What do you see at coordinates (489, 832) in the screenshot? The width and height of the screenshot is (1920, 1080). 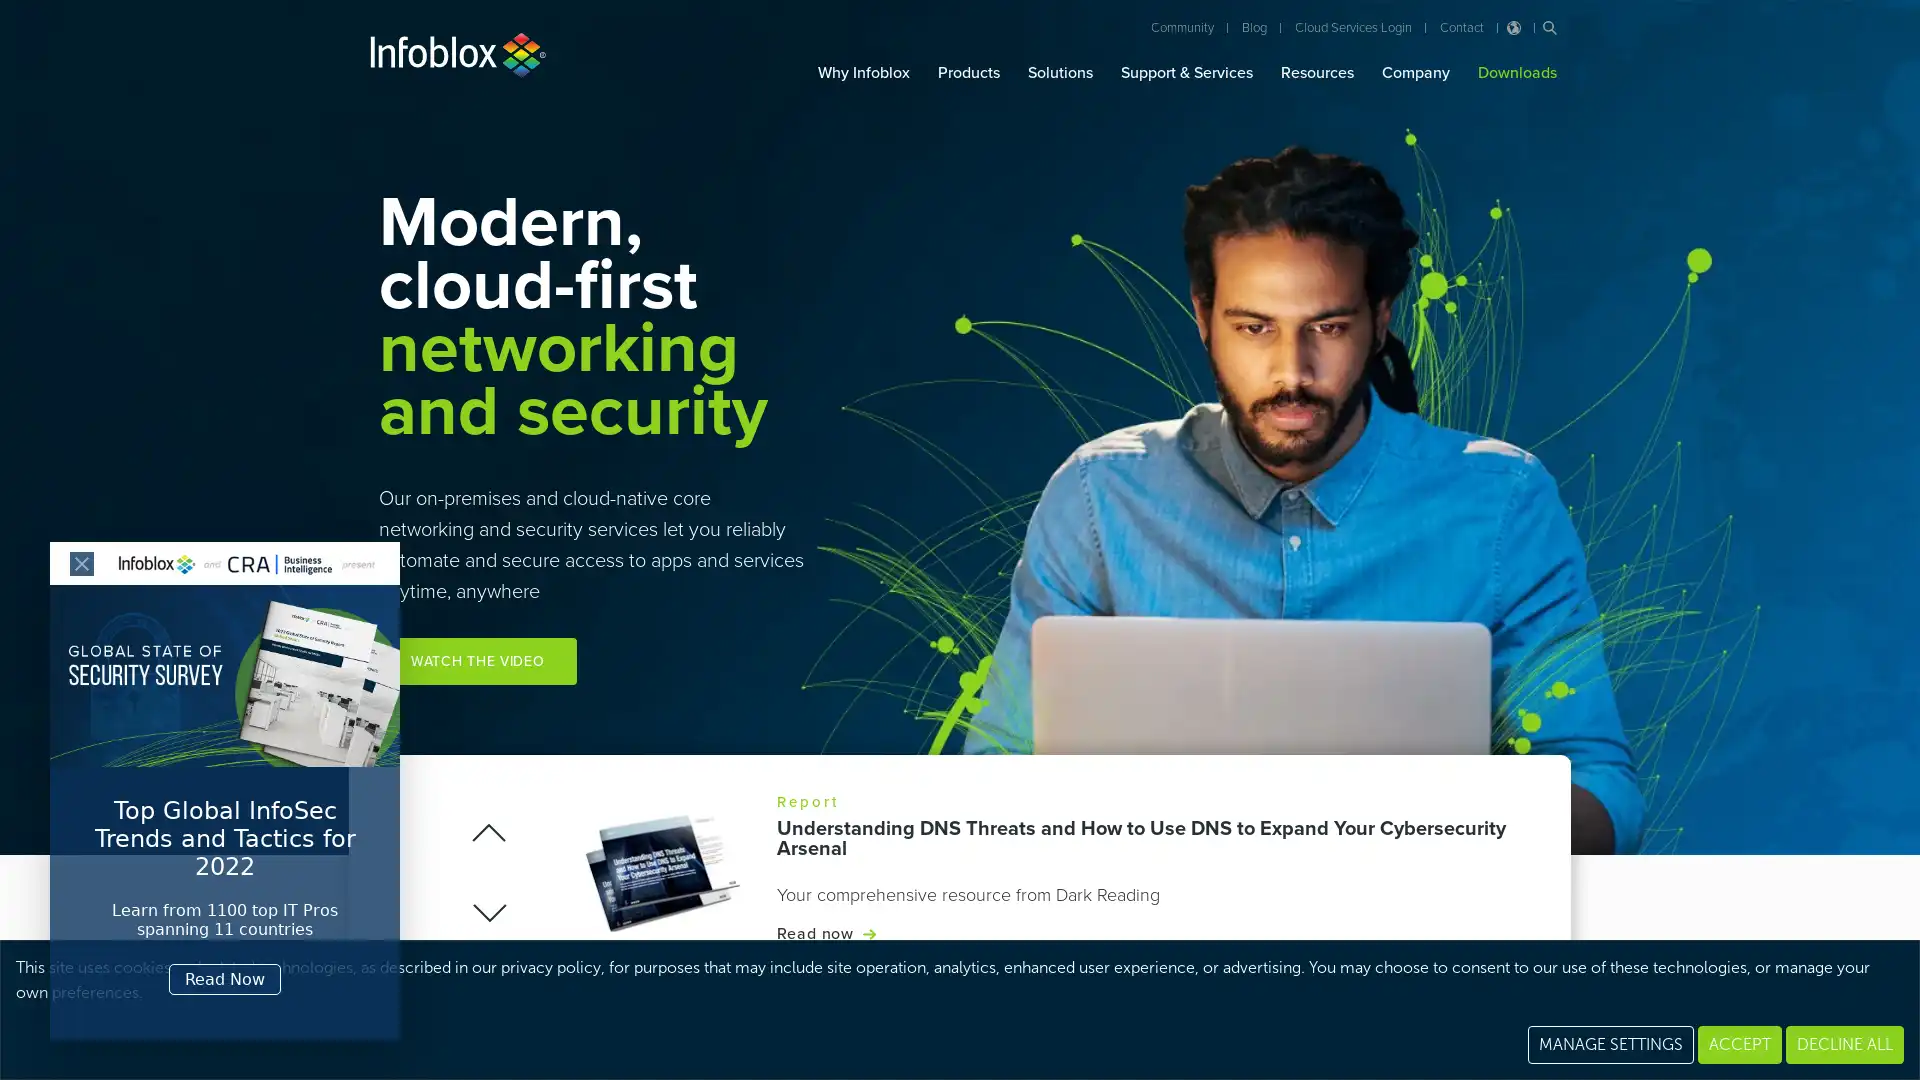 I see `Previous` at bounding box center [489, 832].